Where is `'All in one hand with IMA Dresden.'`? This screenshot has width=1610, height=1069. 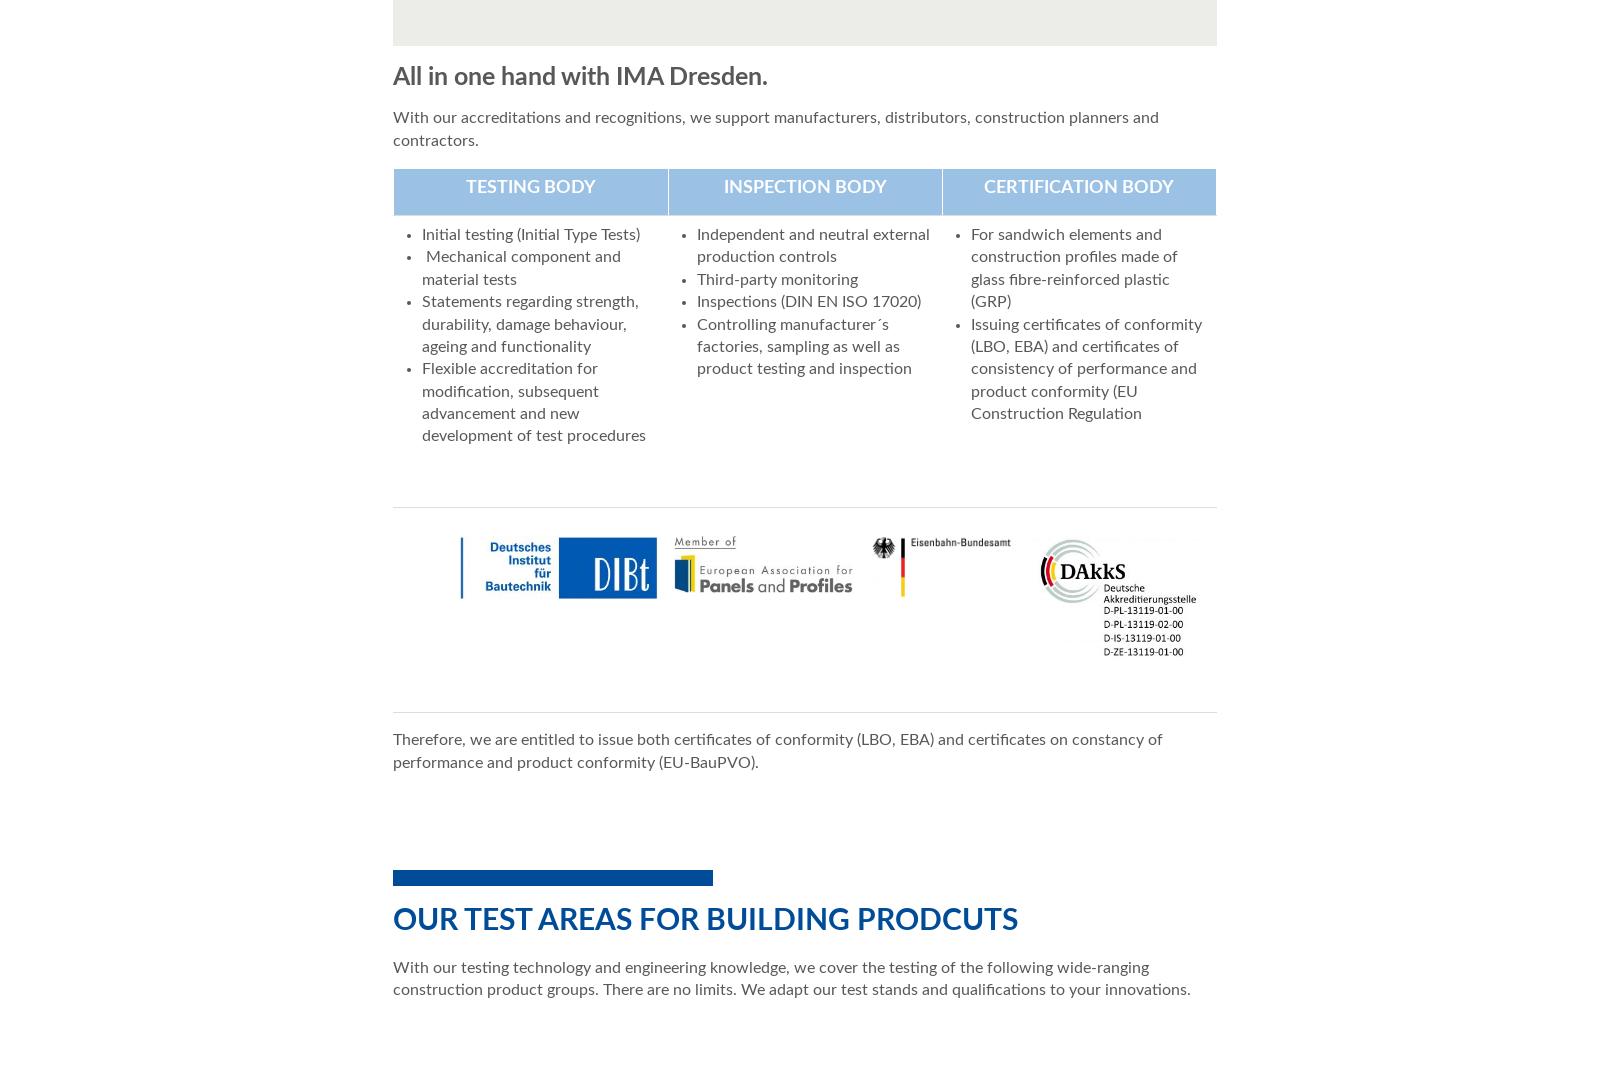
'All in one hand with IMA Dresden.' is located at coordinates (580, 76).